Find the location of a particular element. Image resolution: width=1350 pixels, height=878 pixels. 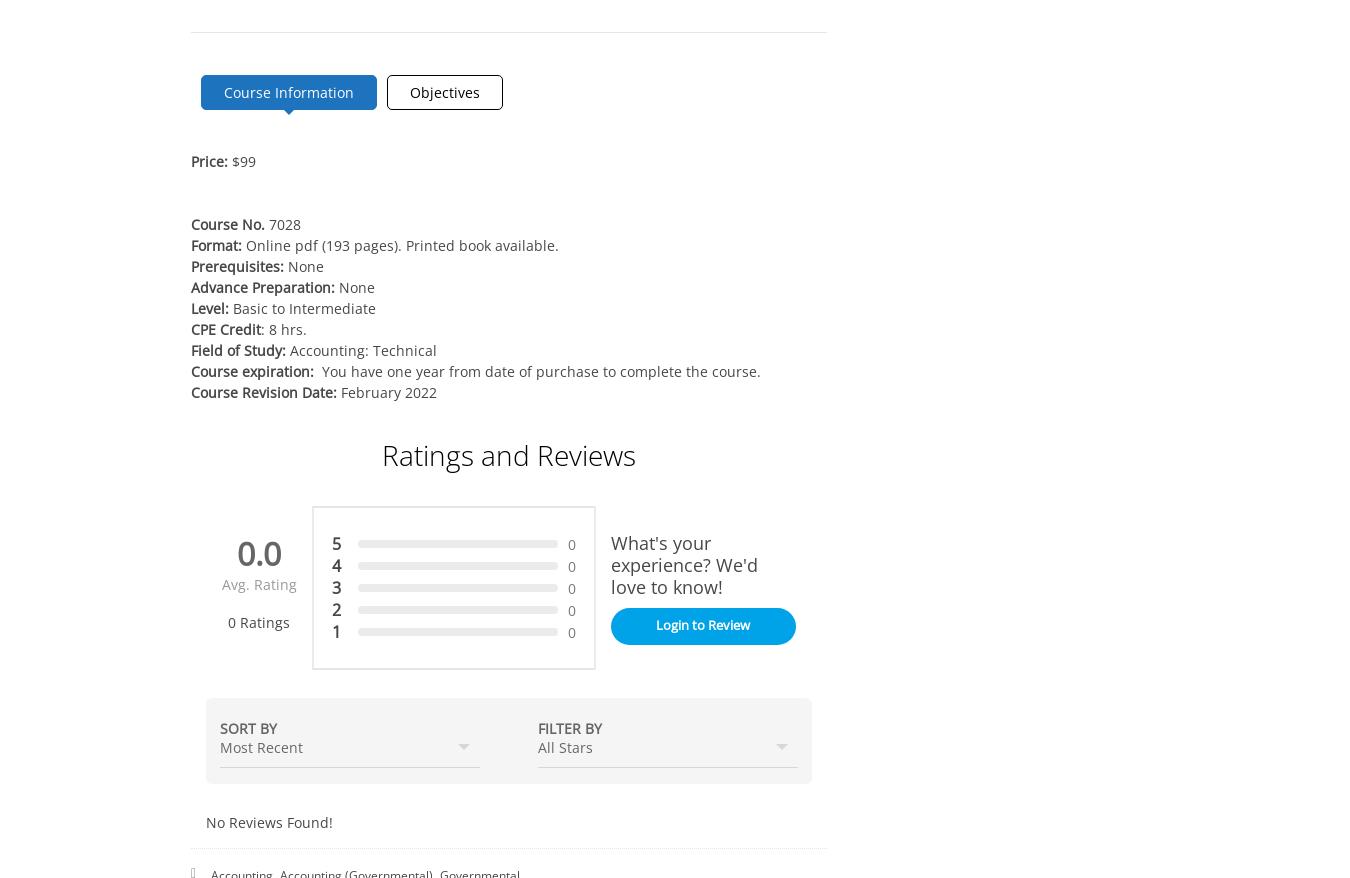

'$99' is located at coordinates (242, 161).